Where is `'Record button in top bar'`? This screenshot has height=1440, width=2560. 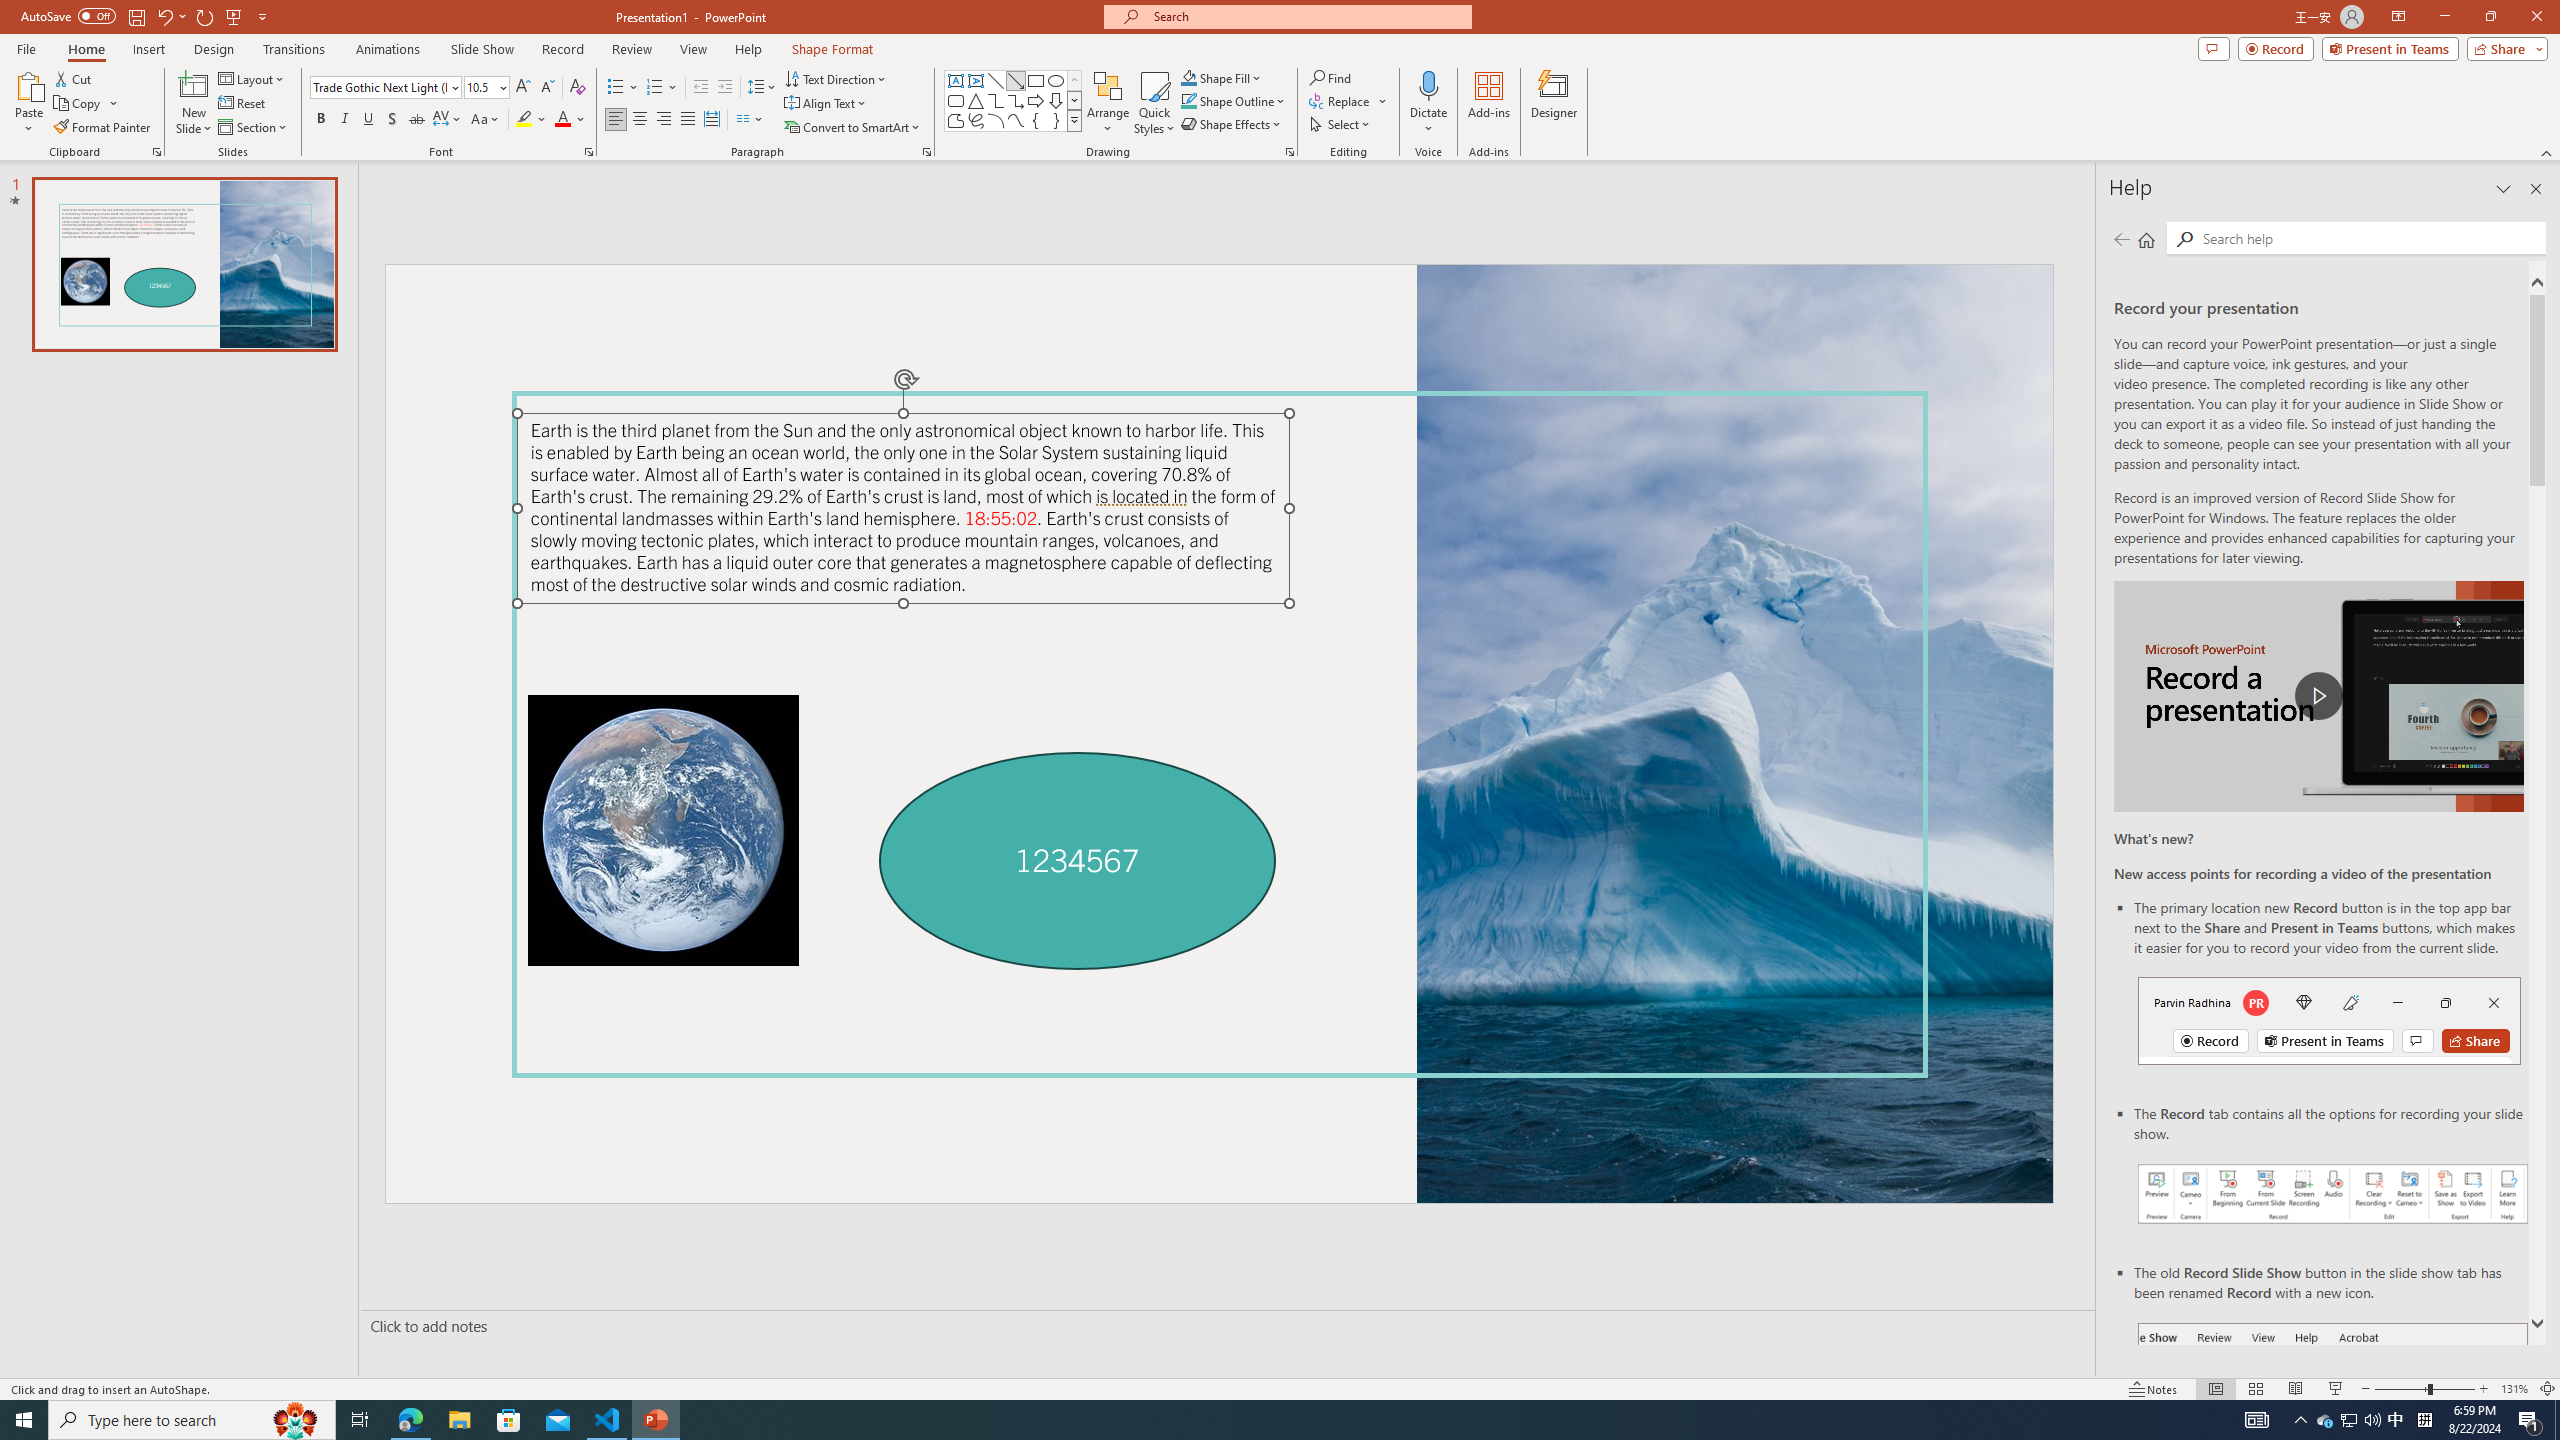
'Record button in top bar' is located at coordinates (2328, 1019).